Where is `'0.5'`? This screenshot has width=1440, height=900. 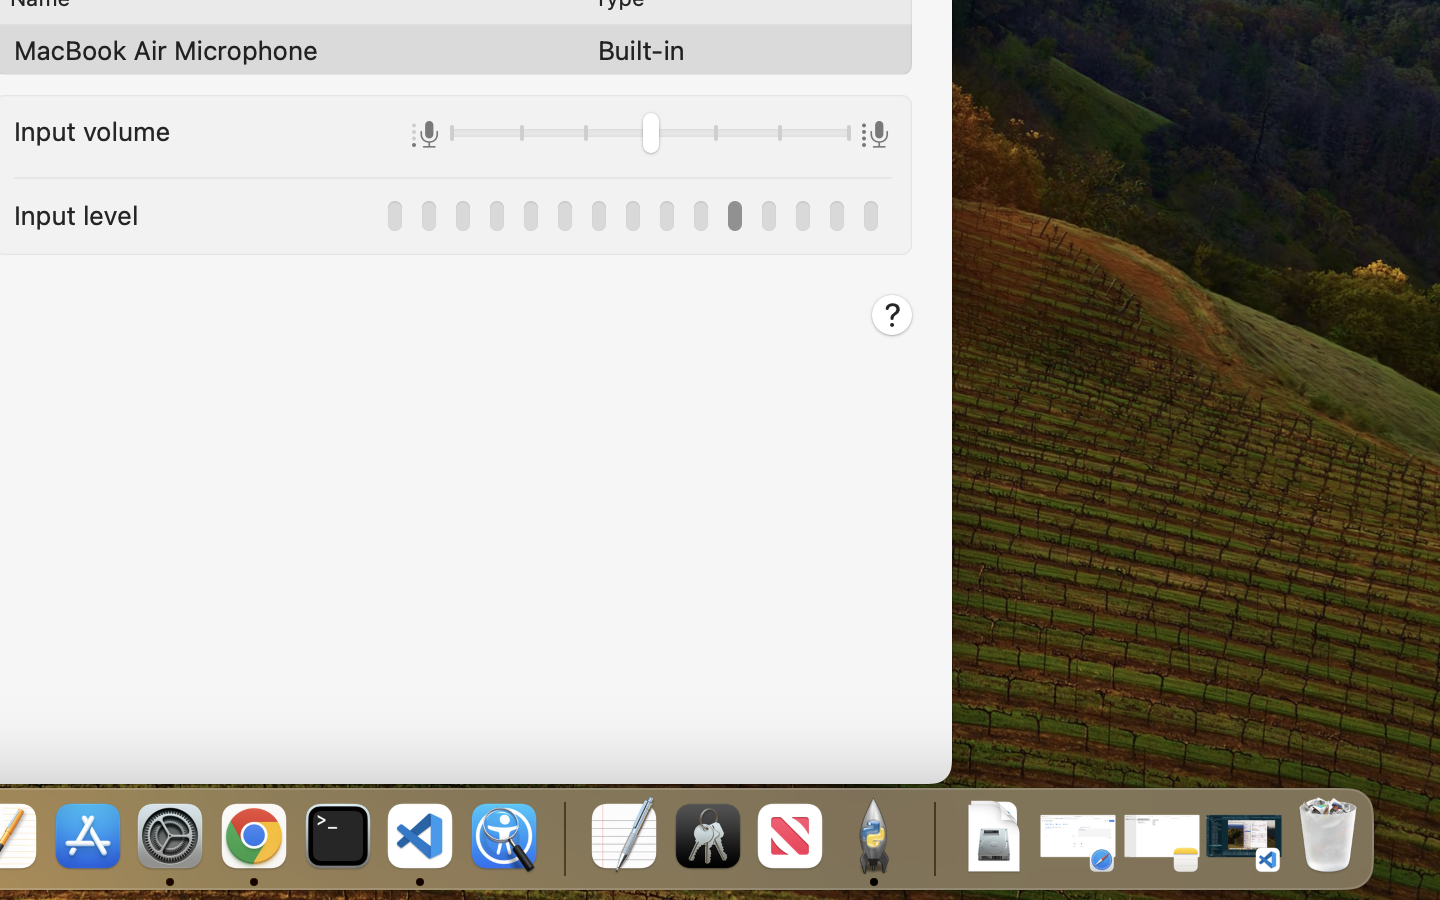
'0.5' is located at coordinates (649, 135).